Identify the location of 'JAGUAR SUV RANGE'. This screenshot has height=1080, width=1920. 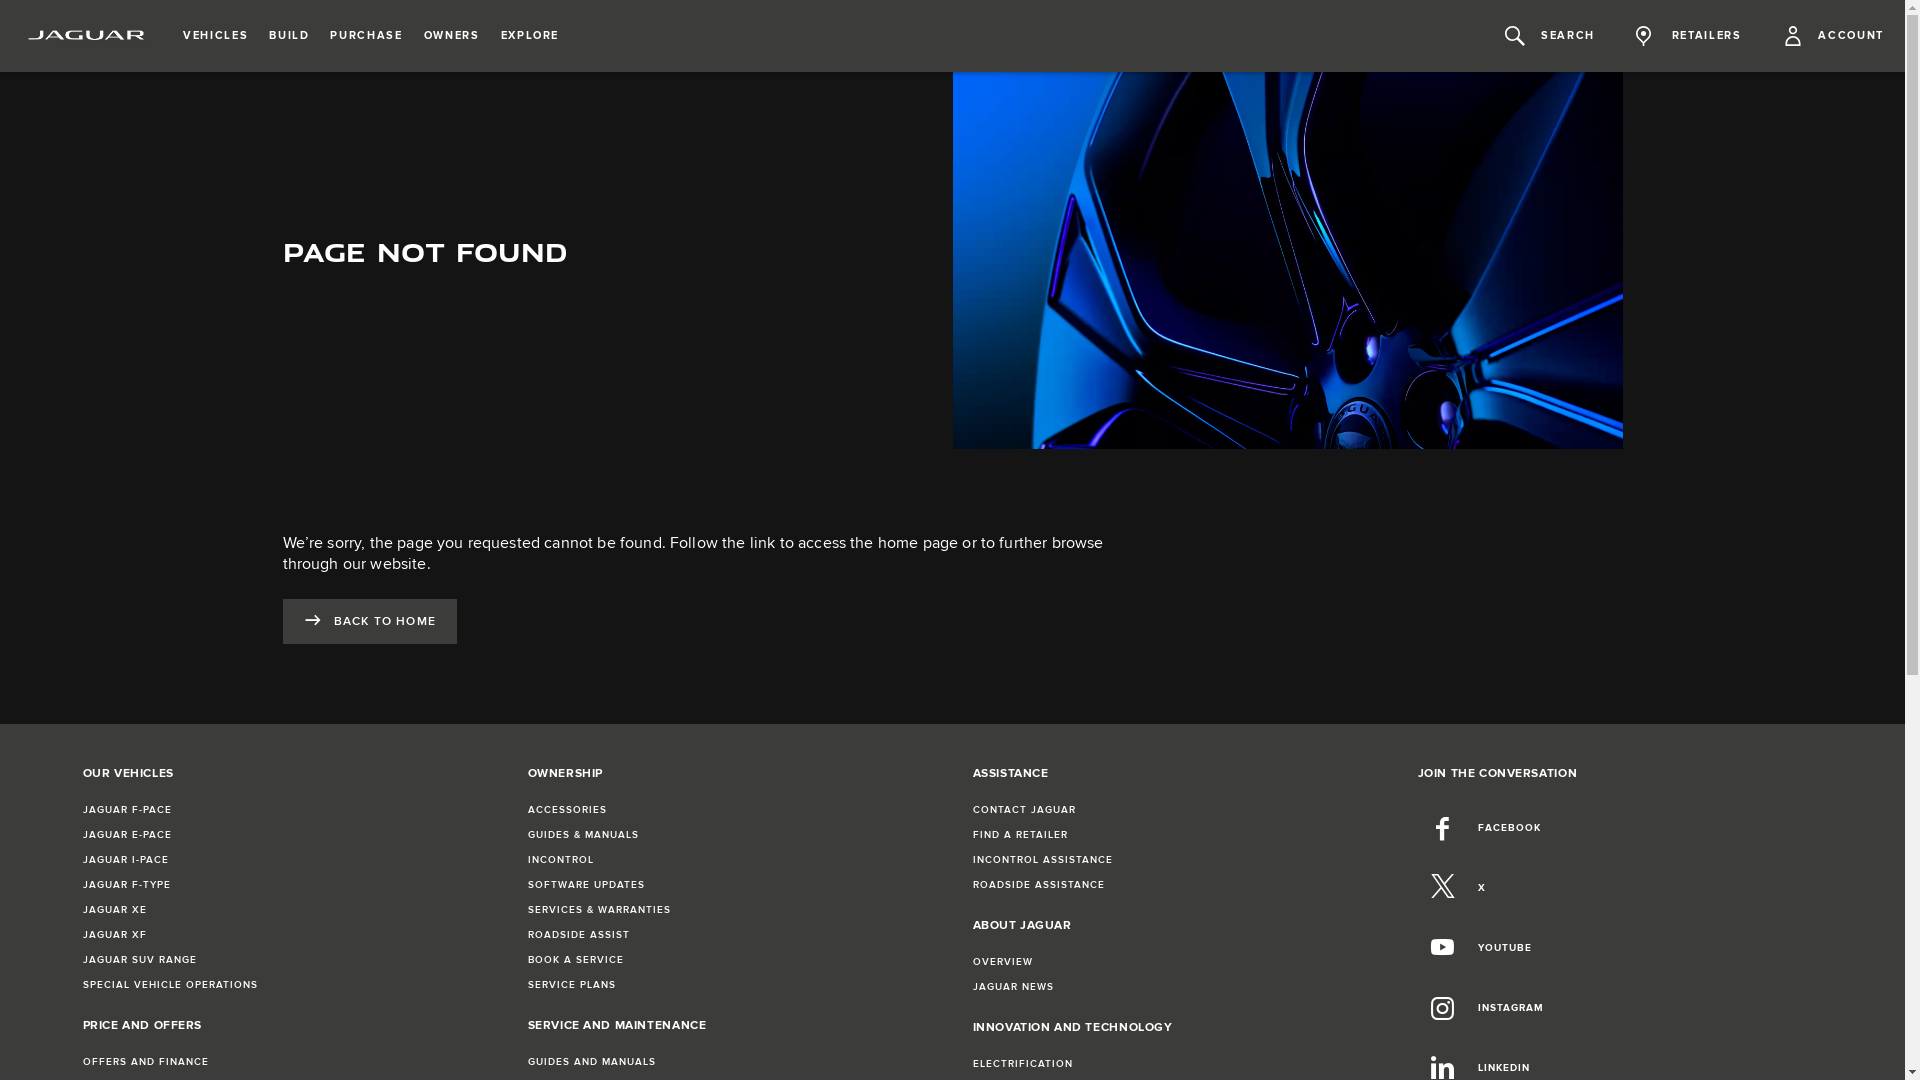
(138, 959).